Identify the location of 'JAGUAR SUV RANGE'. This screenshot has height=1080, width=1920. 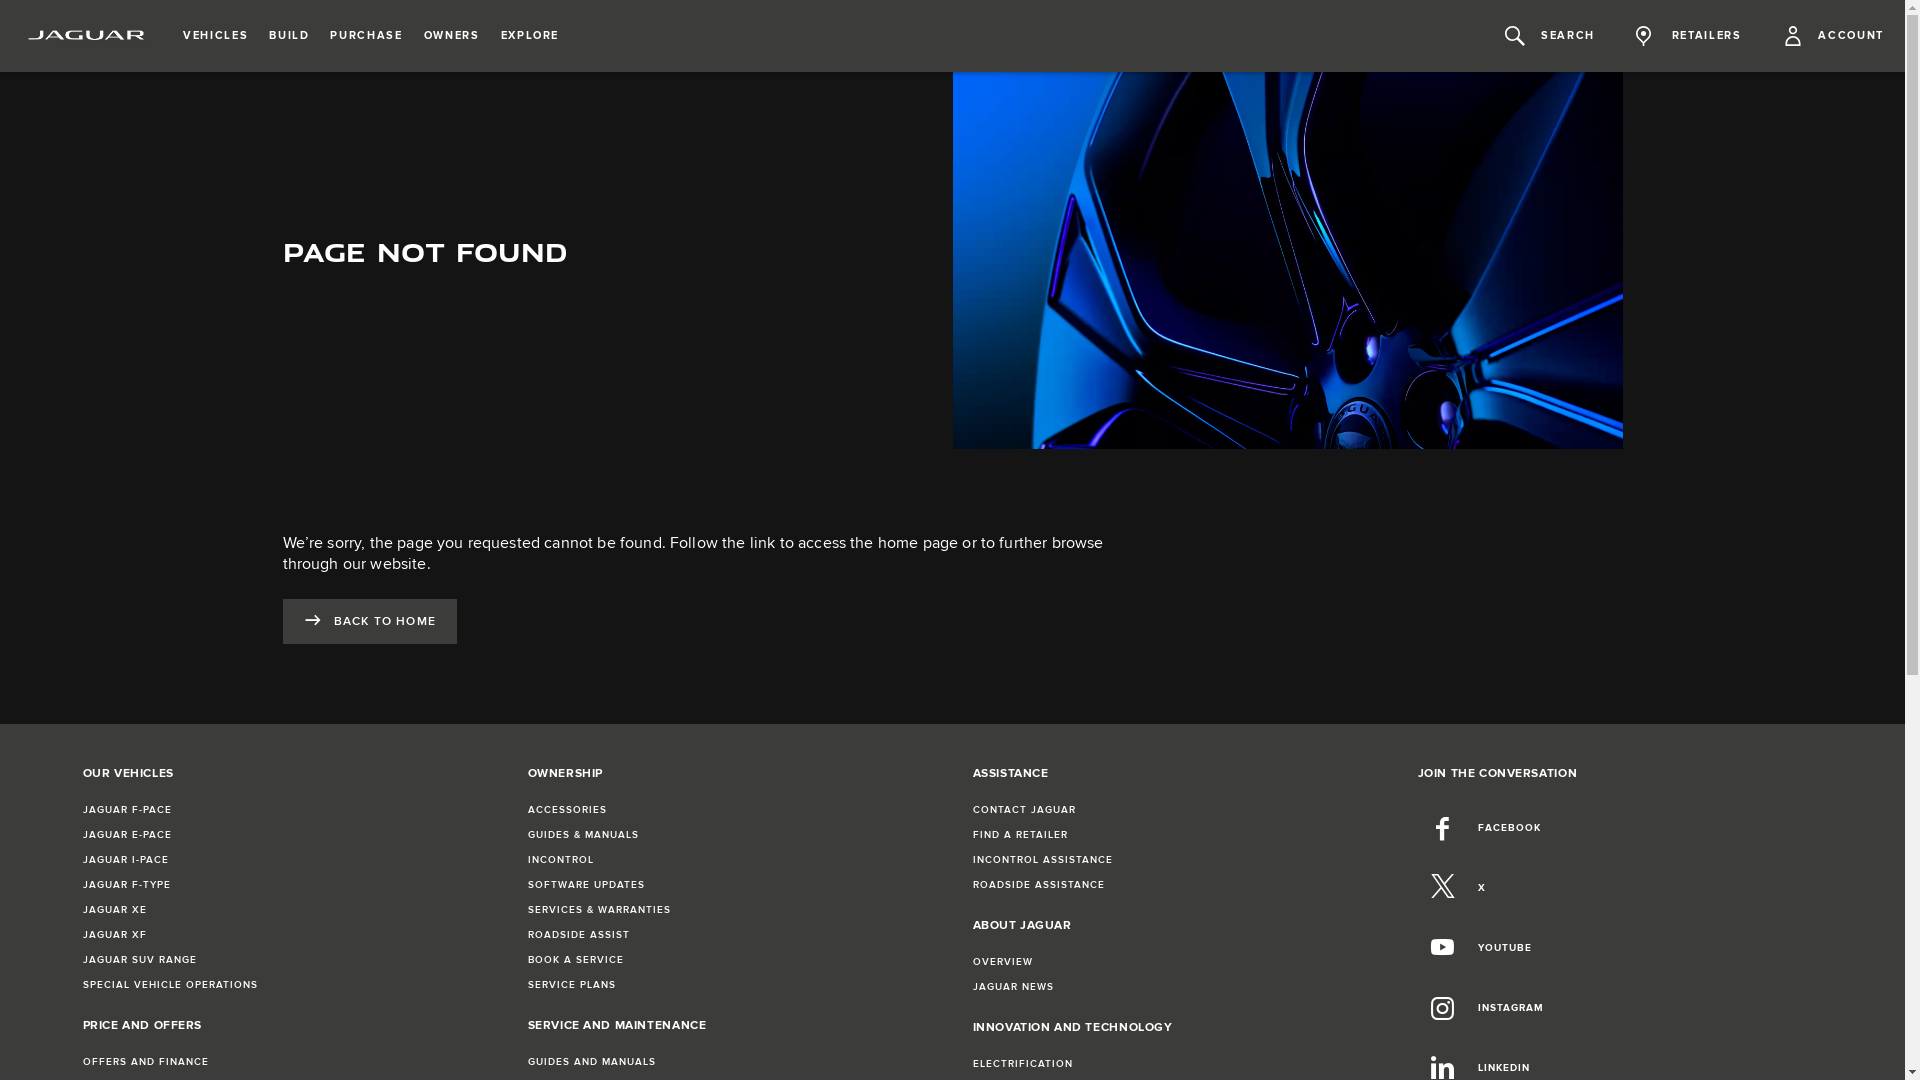
(138, 959).